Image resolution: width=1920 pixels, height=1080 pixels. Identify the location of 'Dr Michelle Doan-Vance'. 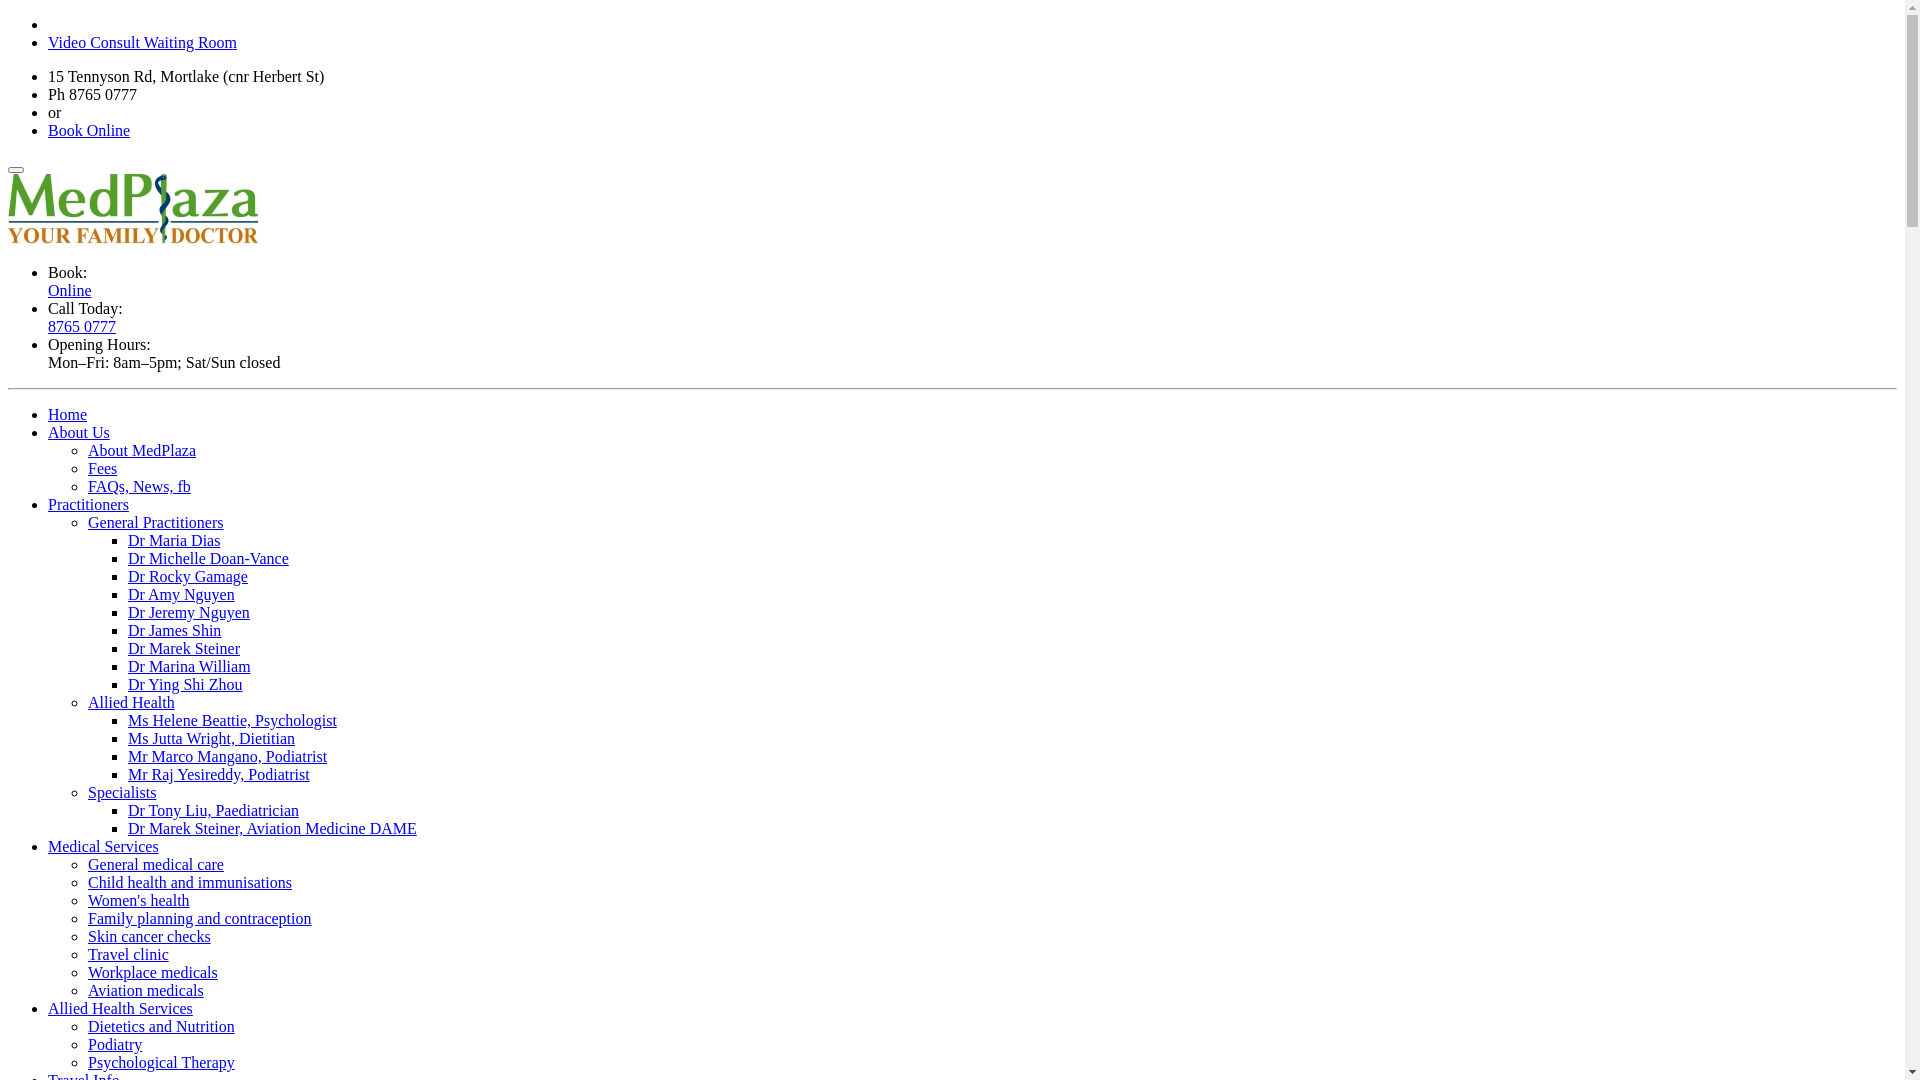
(208, 558).